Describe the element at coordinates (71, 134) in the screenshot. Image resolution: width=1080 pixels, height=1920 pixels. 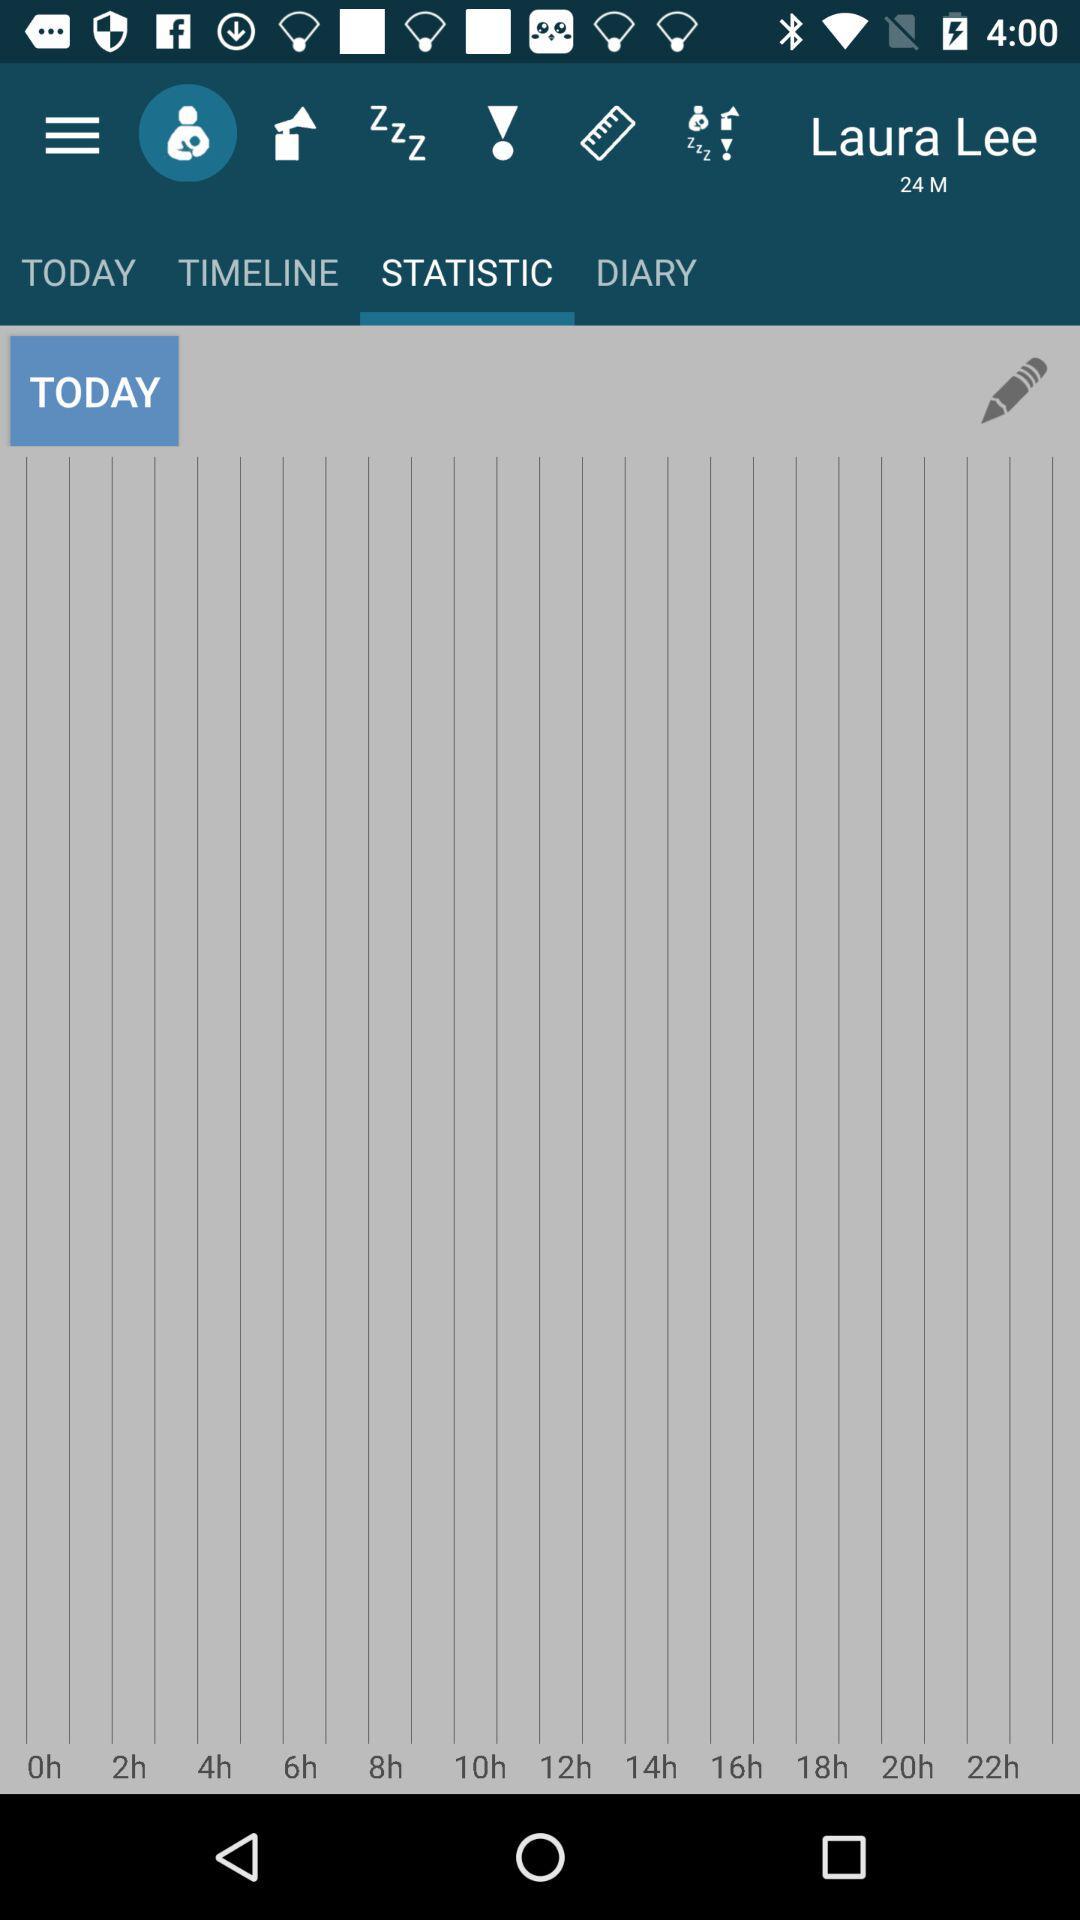
I see `the menu icon` at that location.